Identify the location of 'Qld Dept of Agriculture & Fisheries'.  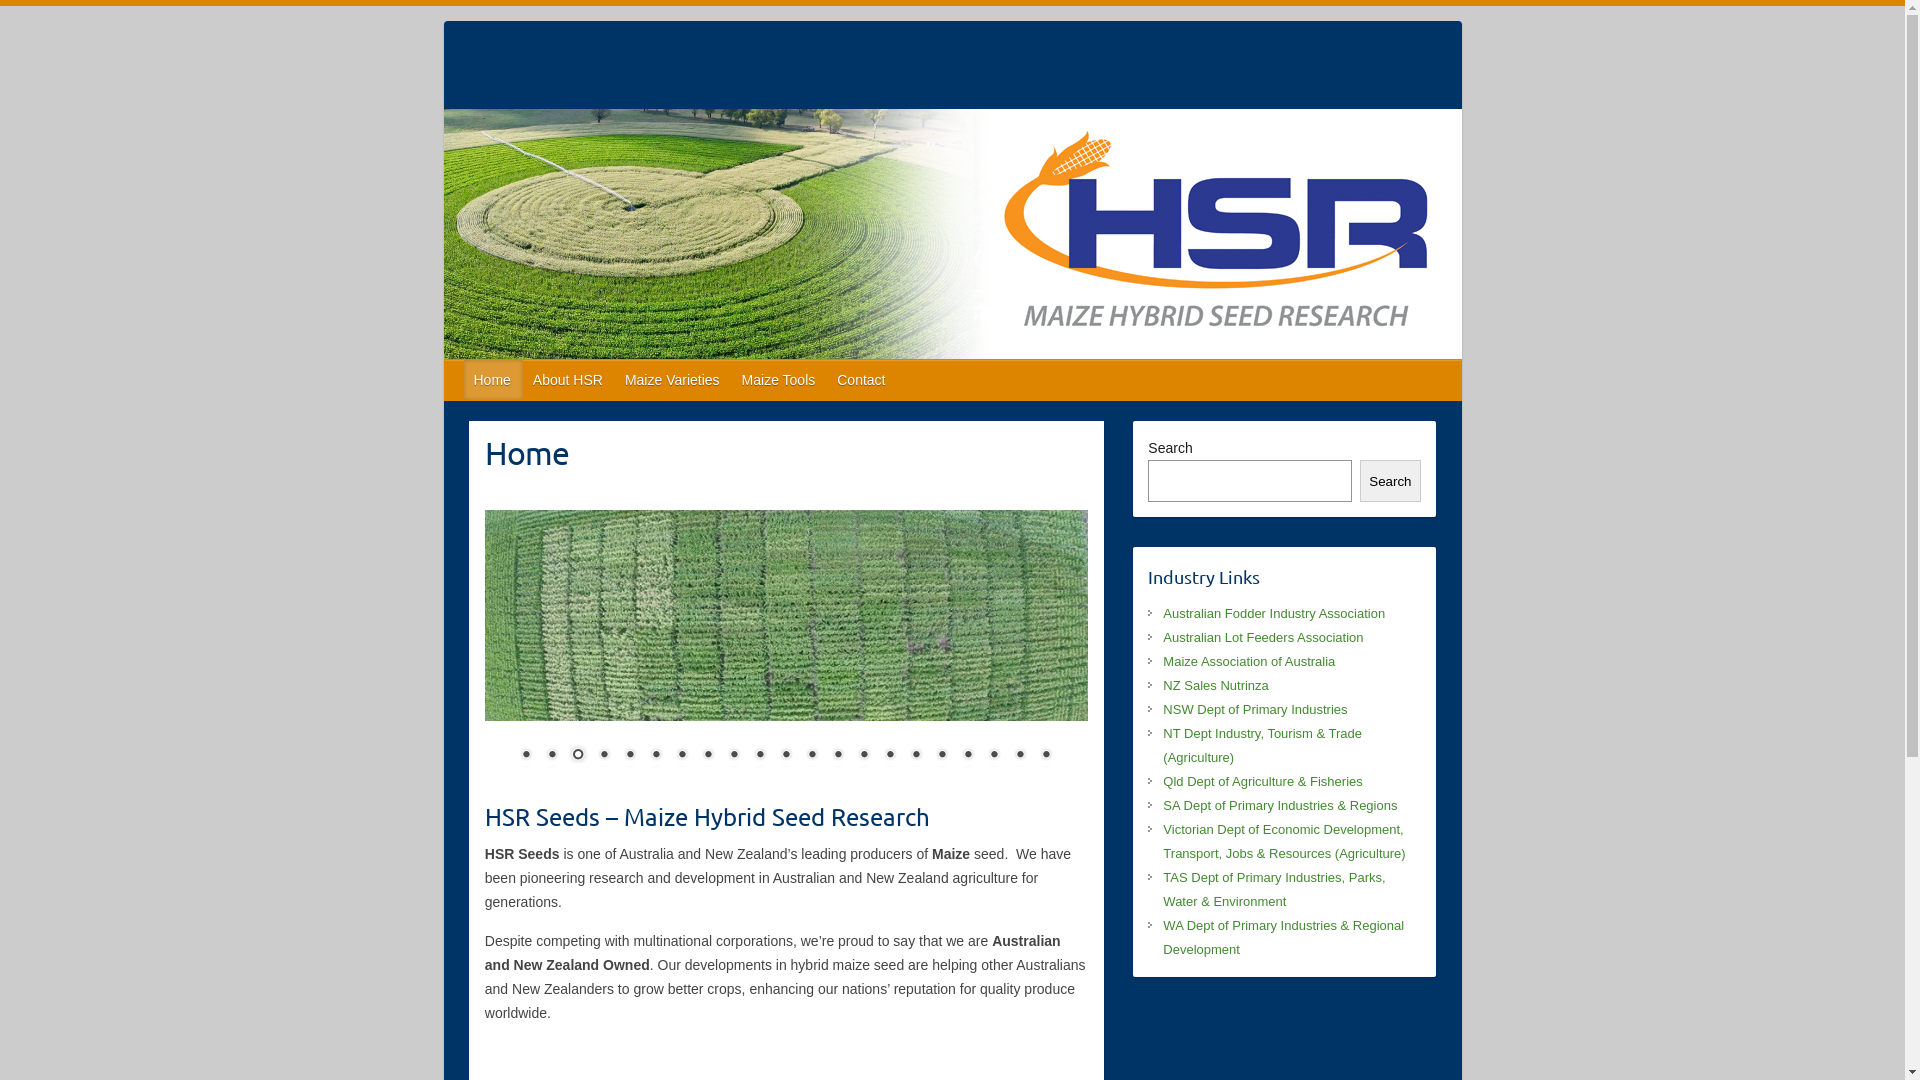
(1162, 780).